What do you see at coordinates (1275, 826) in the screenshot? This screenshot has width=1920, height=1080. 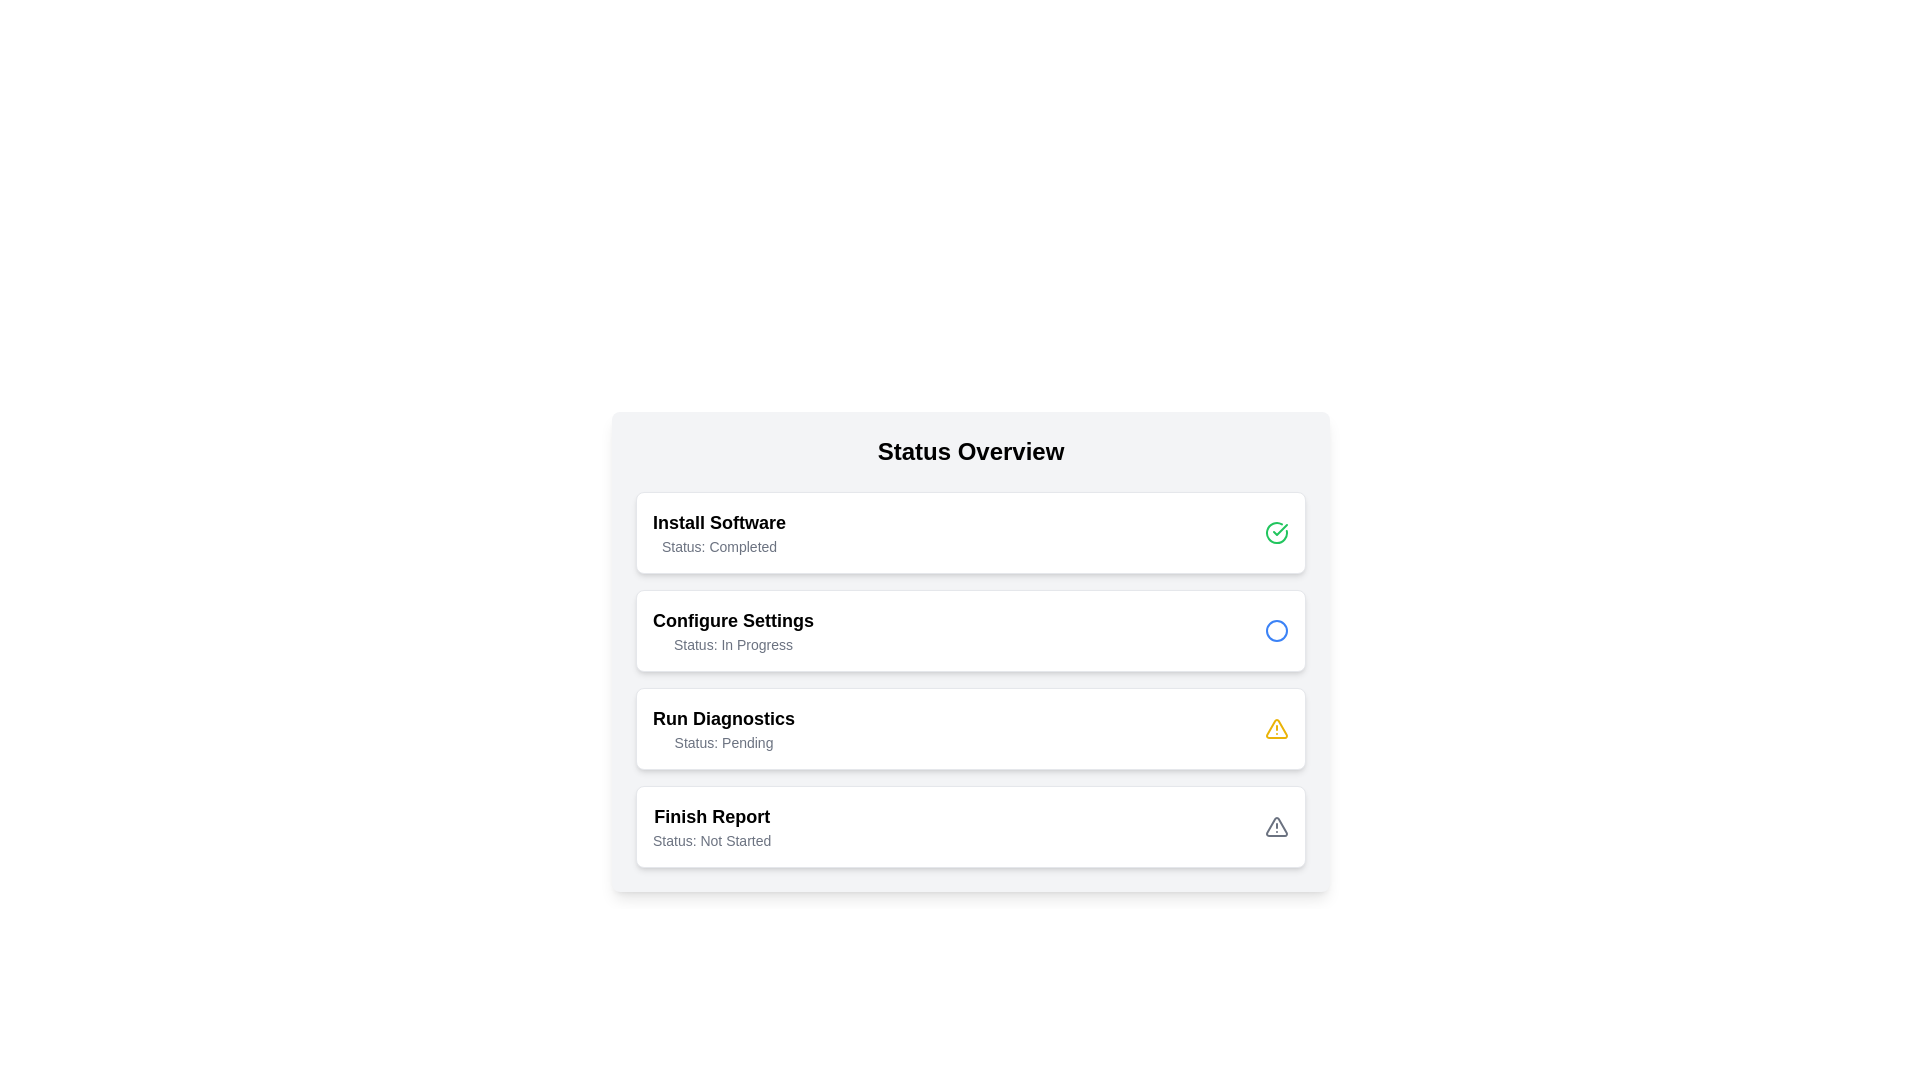 I see `the triangular warning icon with a red border and white background, located to the right of 'Status: Not Started' in the 'Finish Report' item` at bounding box center [1275, 826].